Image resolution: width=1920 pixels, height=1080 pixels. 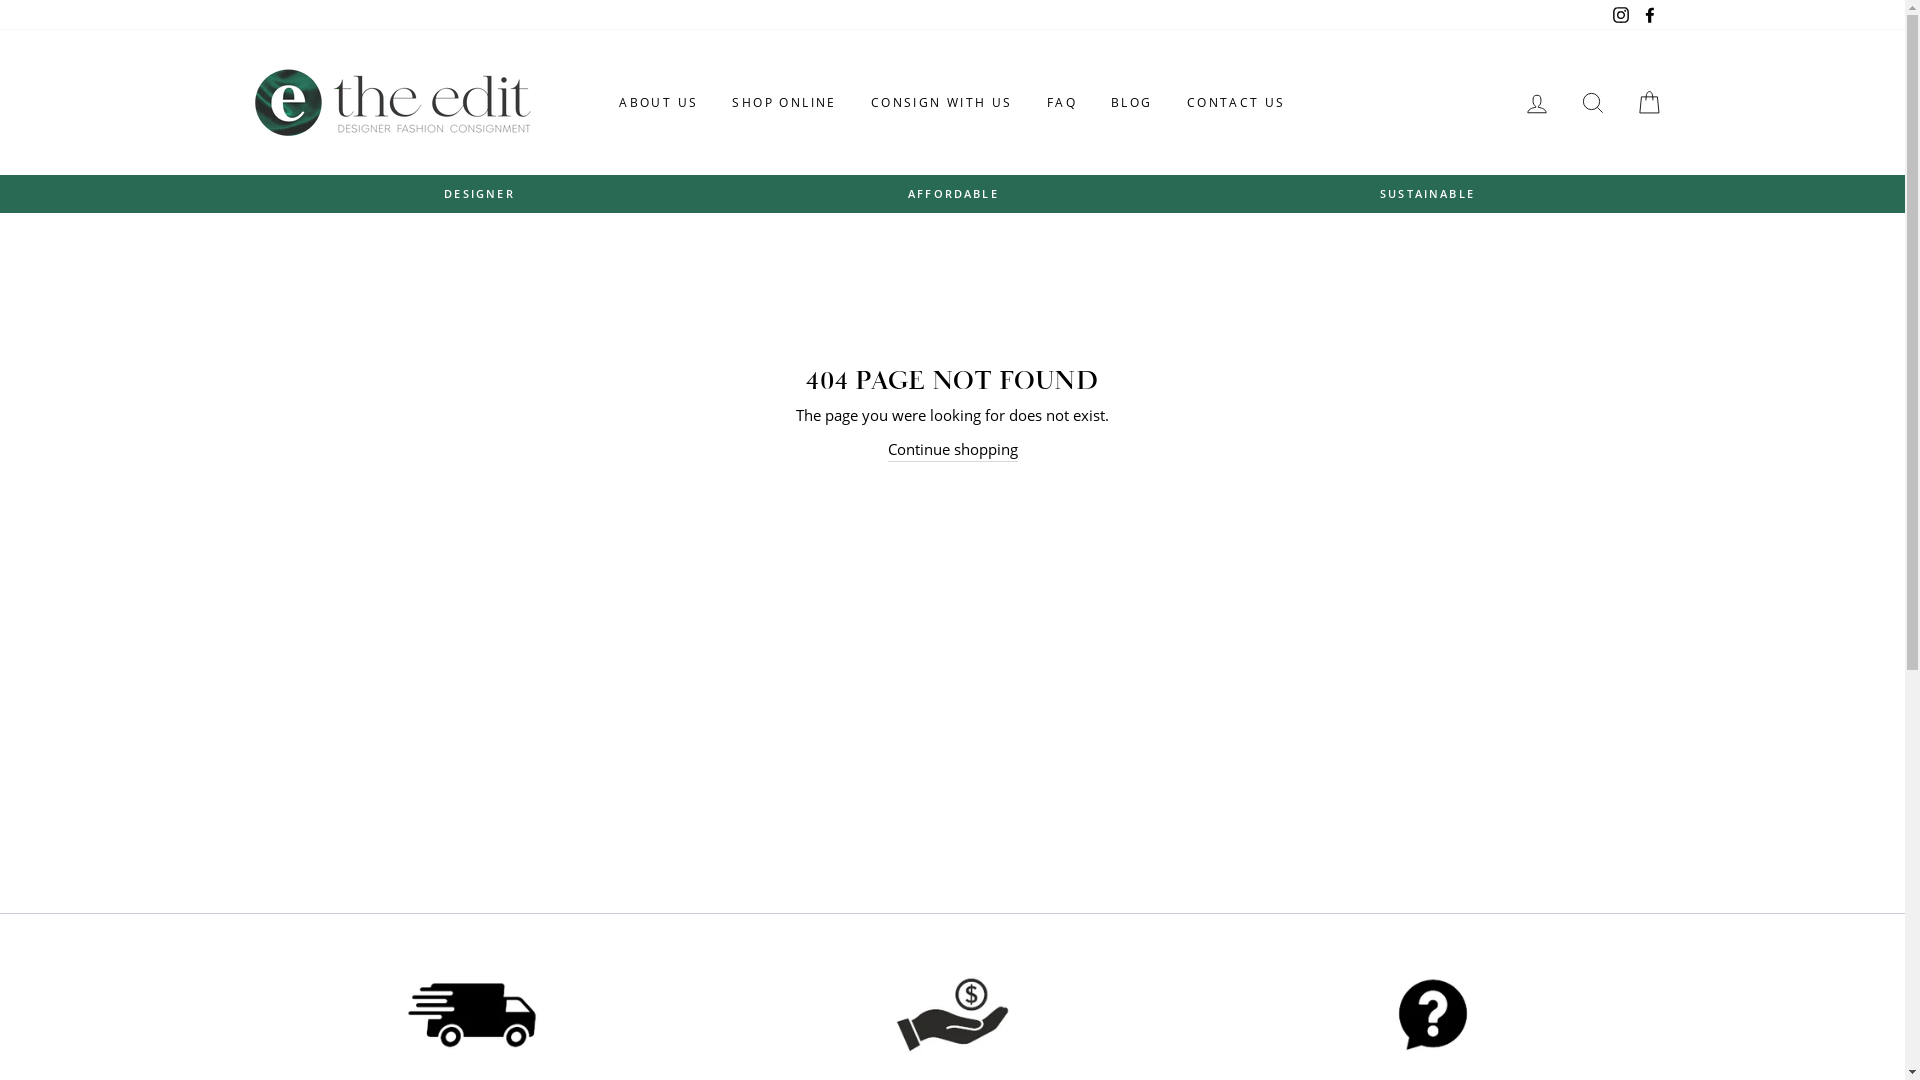 What do you see at coordinates (603, 103) in the screenshot?
I see `'ABOUT US'` at bounding box center [603, 103].